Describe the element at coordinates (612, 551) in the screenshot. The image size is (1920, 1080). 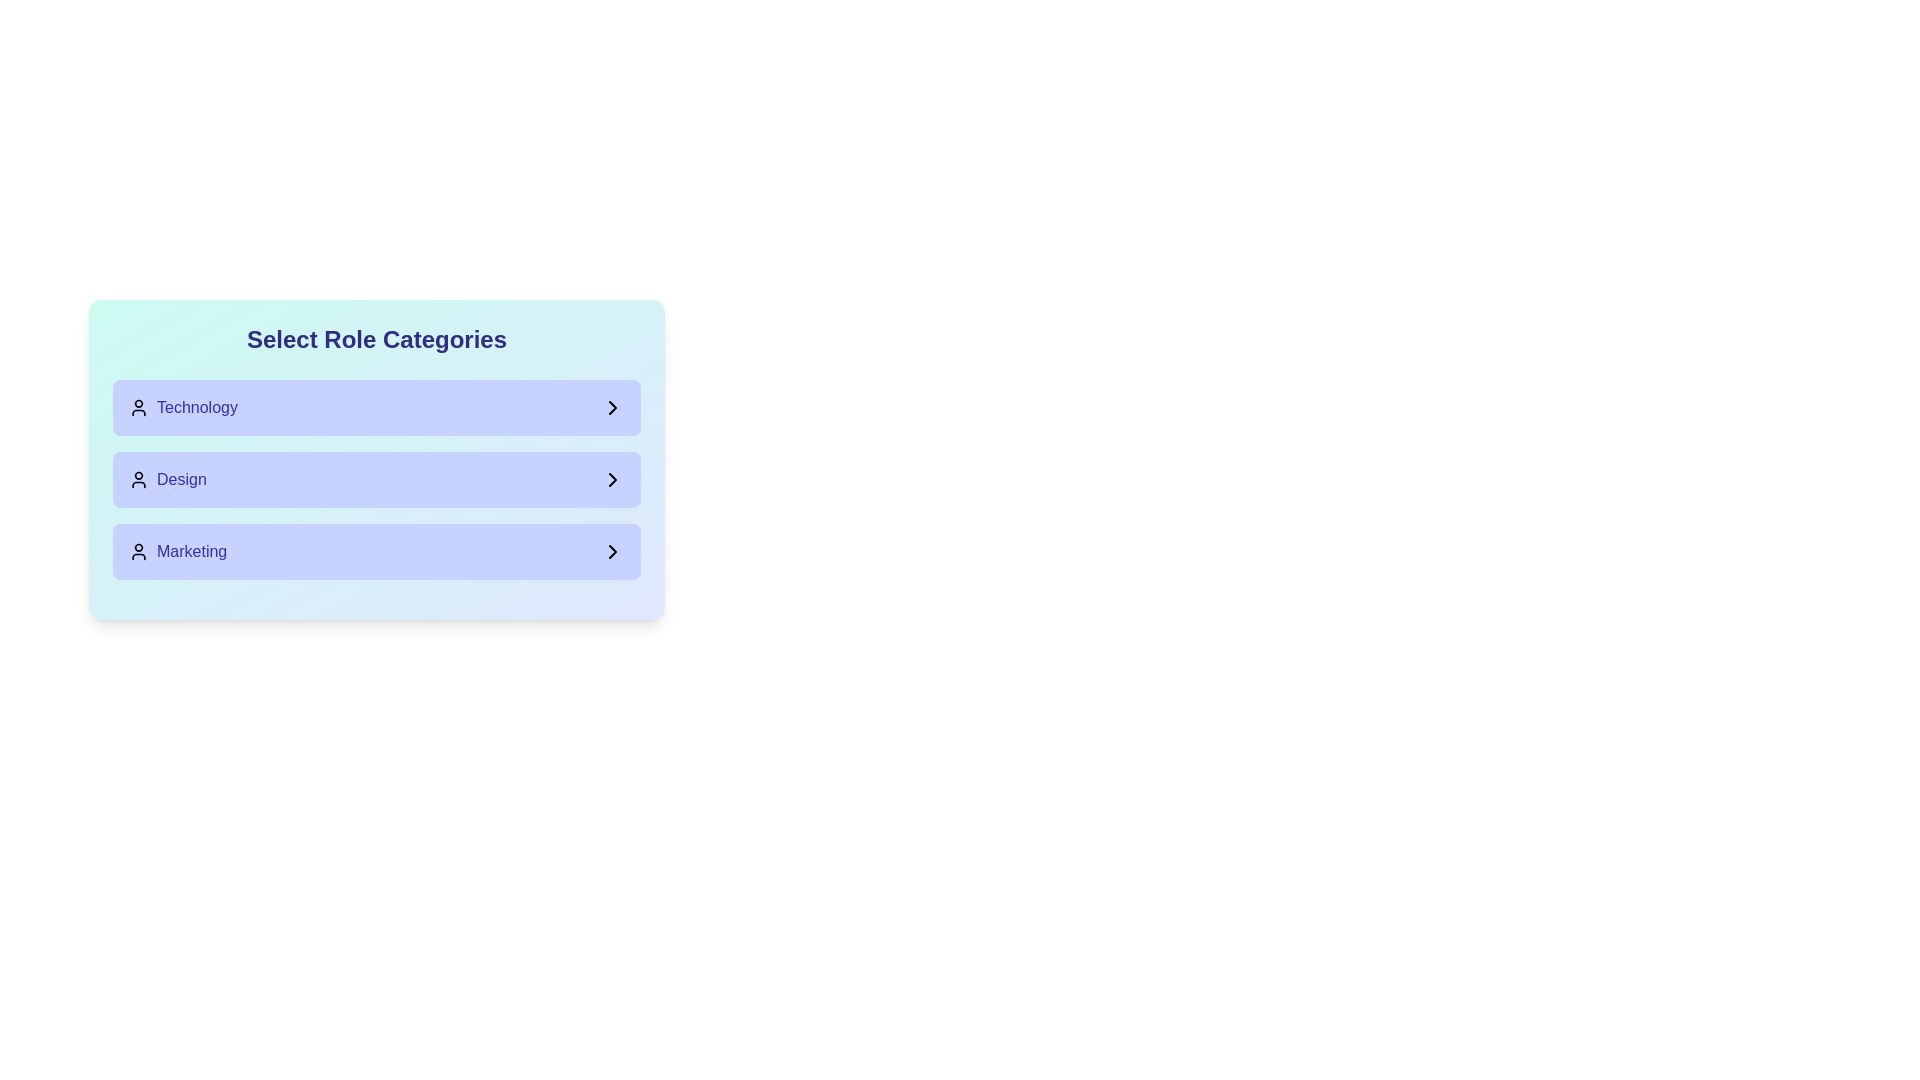
I see `the chevron icon located at the far right edge of the 'Marketing' section in the 'Select Role Categories' list` at that location.